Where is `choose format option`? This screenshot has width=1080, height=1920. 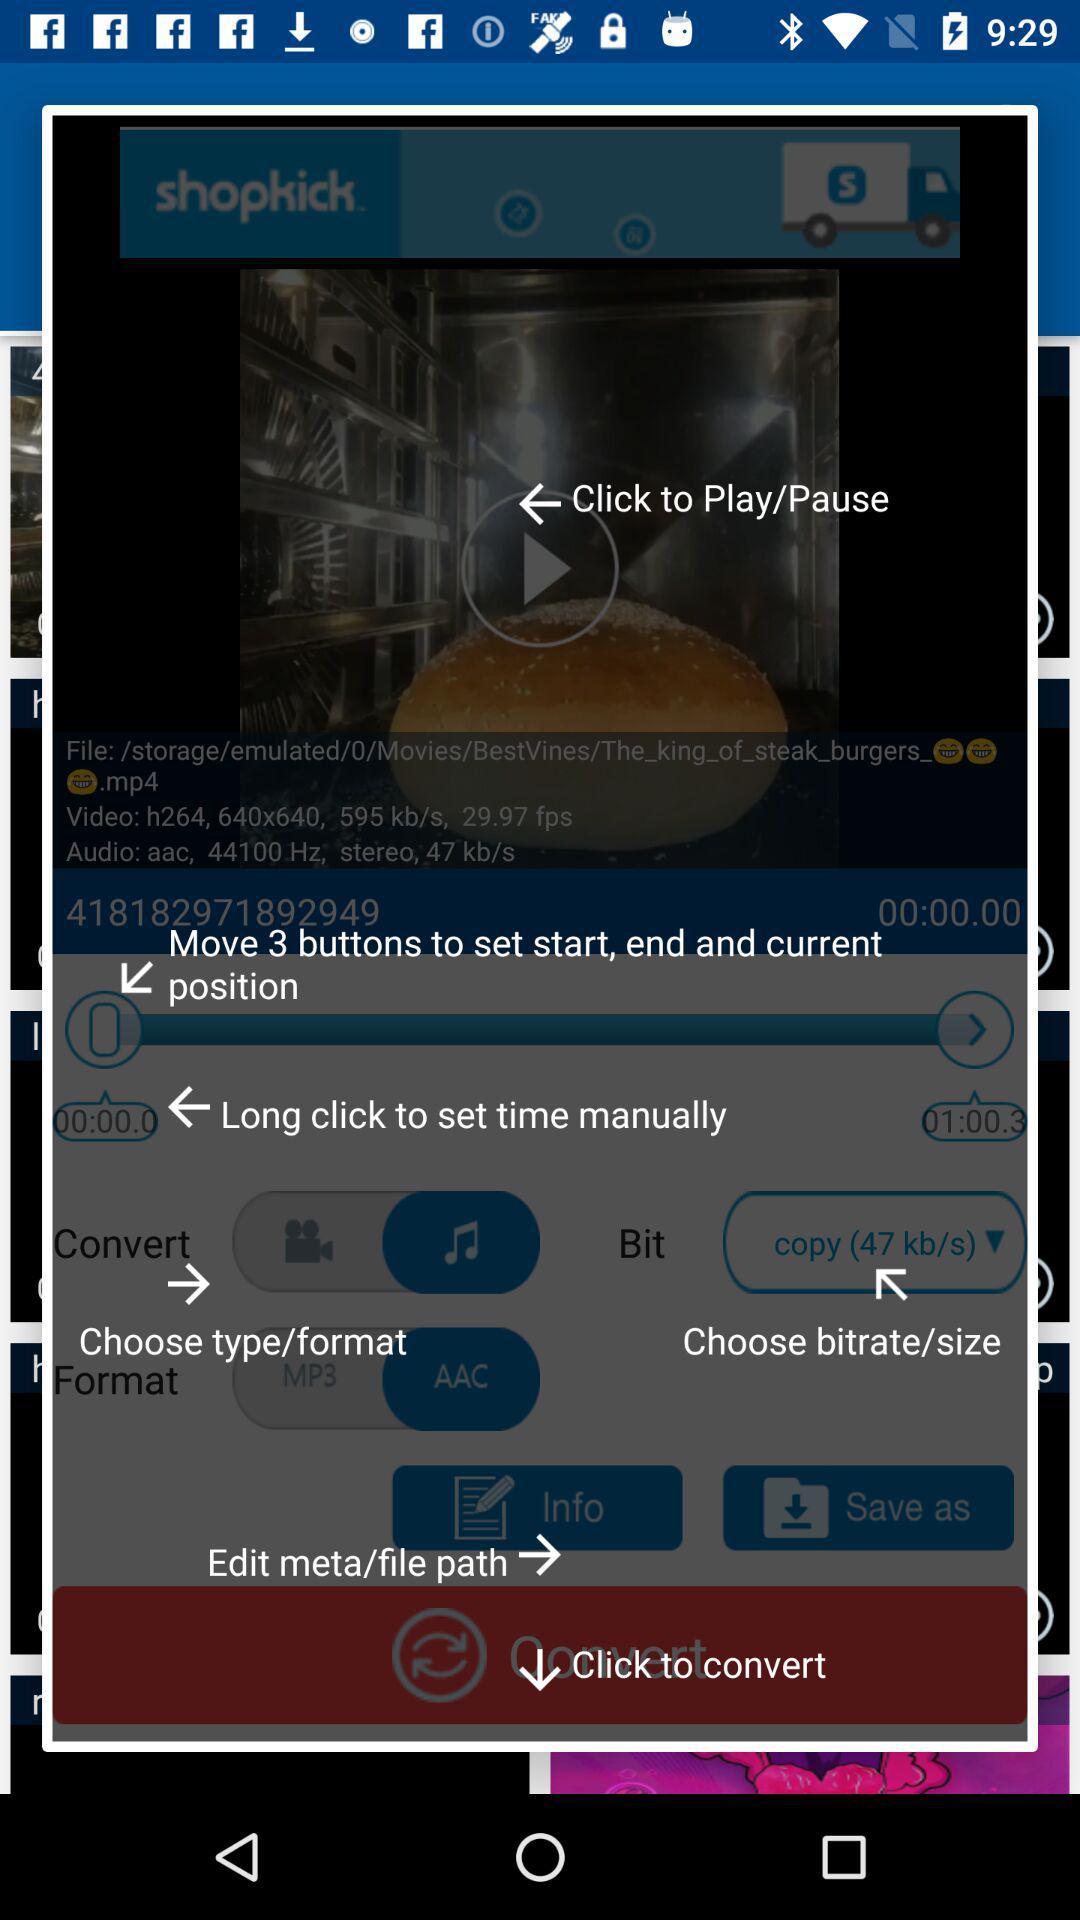
choose format option is located at coordinates (461, 1241).